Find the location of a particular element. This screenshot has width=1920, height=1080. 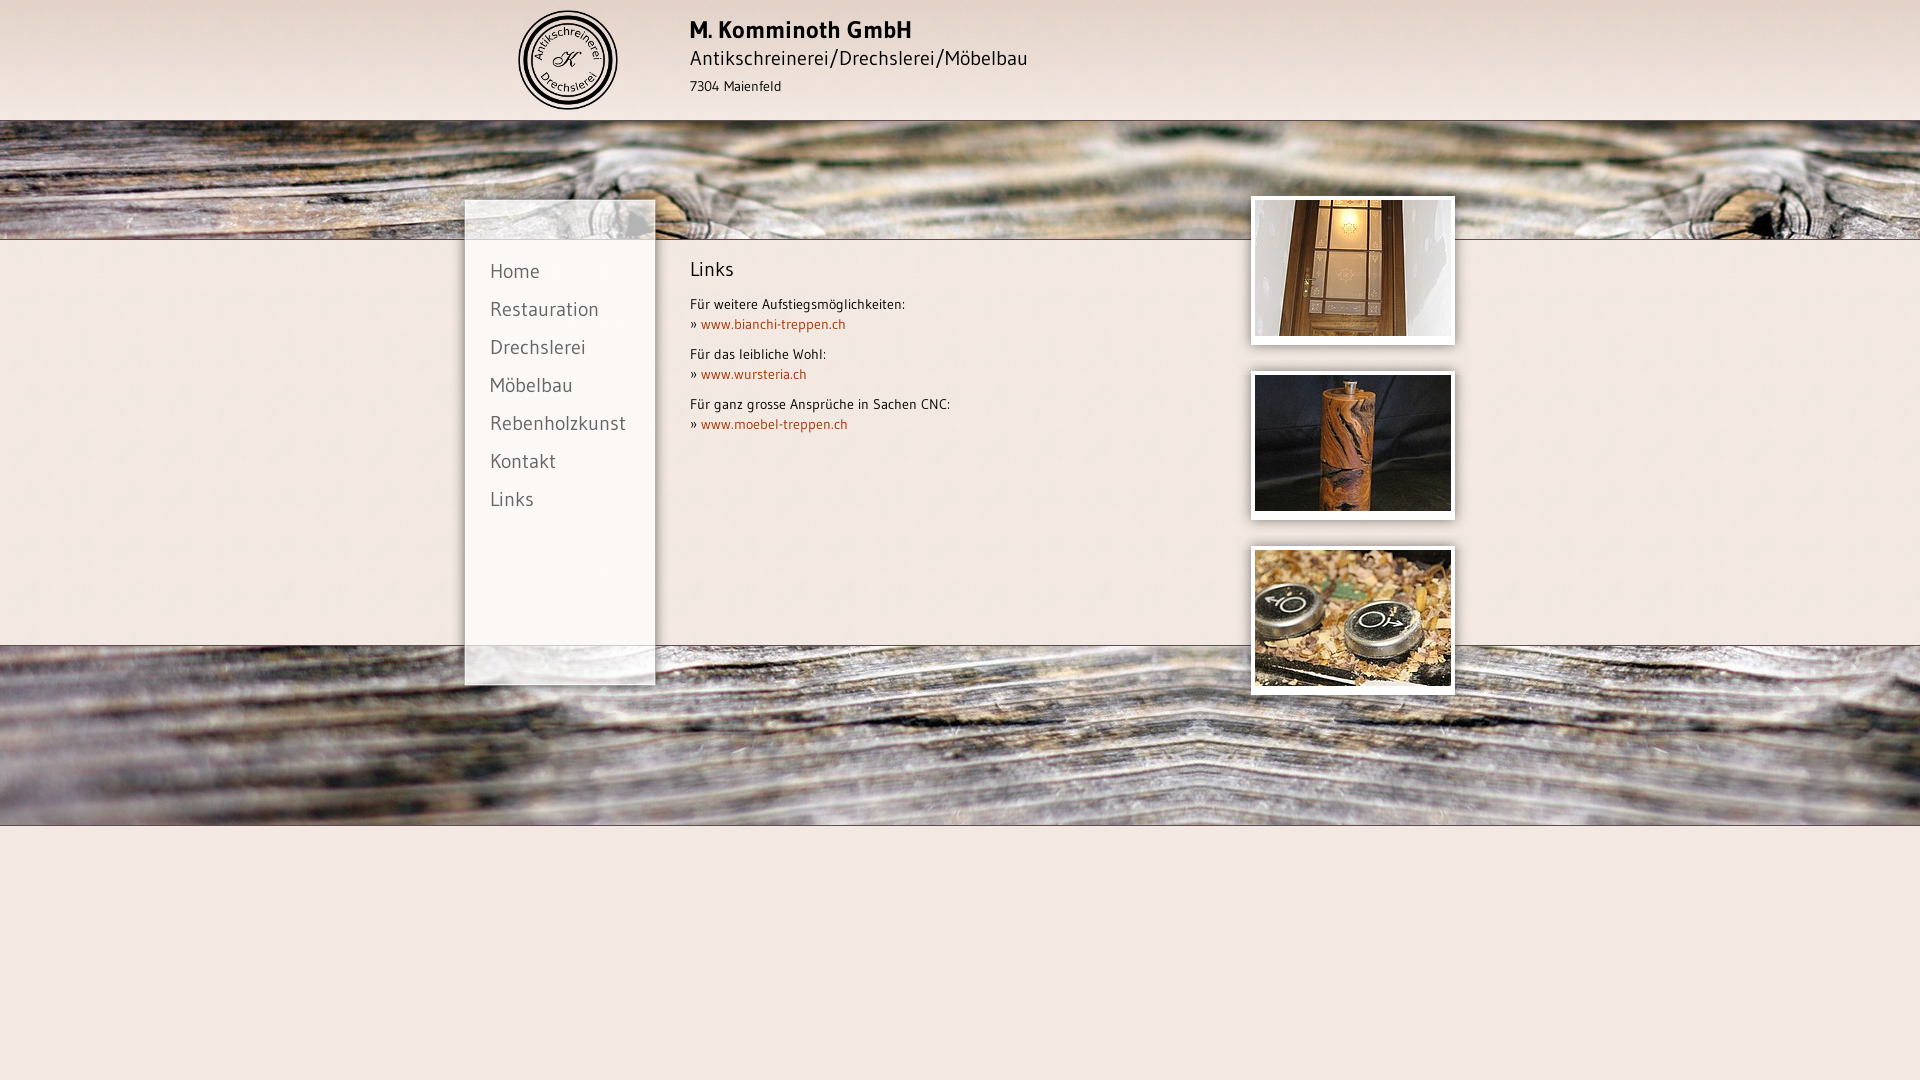

'Kontakt' is located at coordinates (489, 461).